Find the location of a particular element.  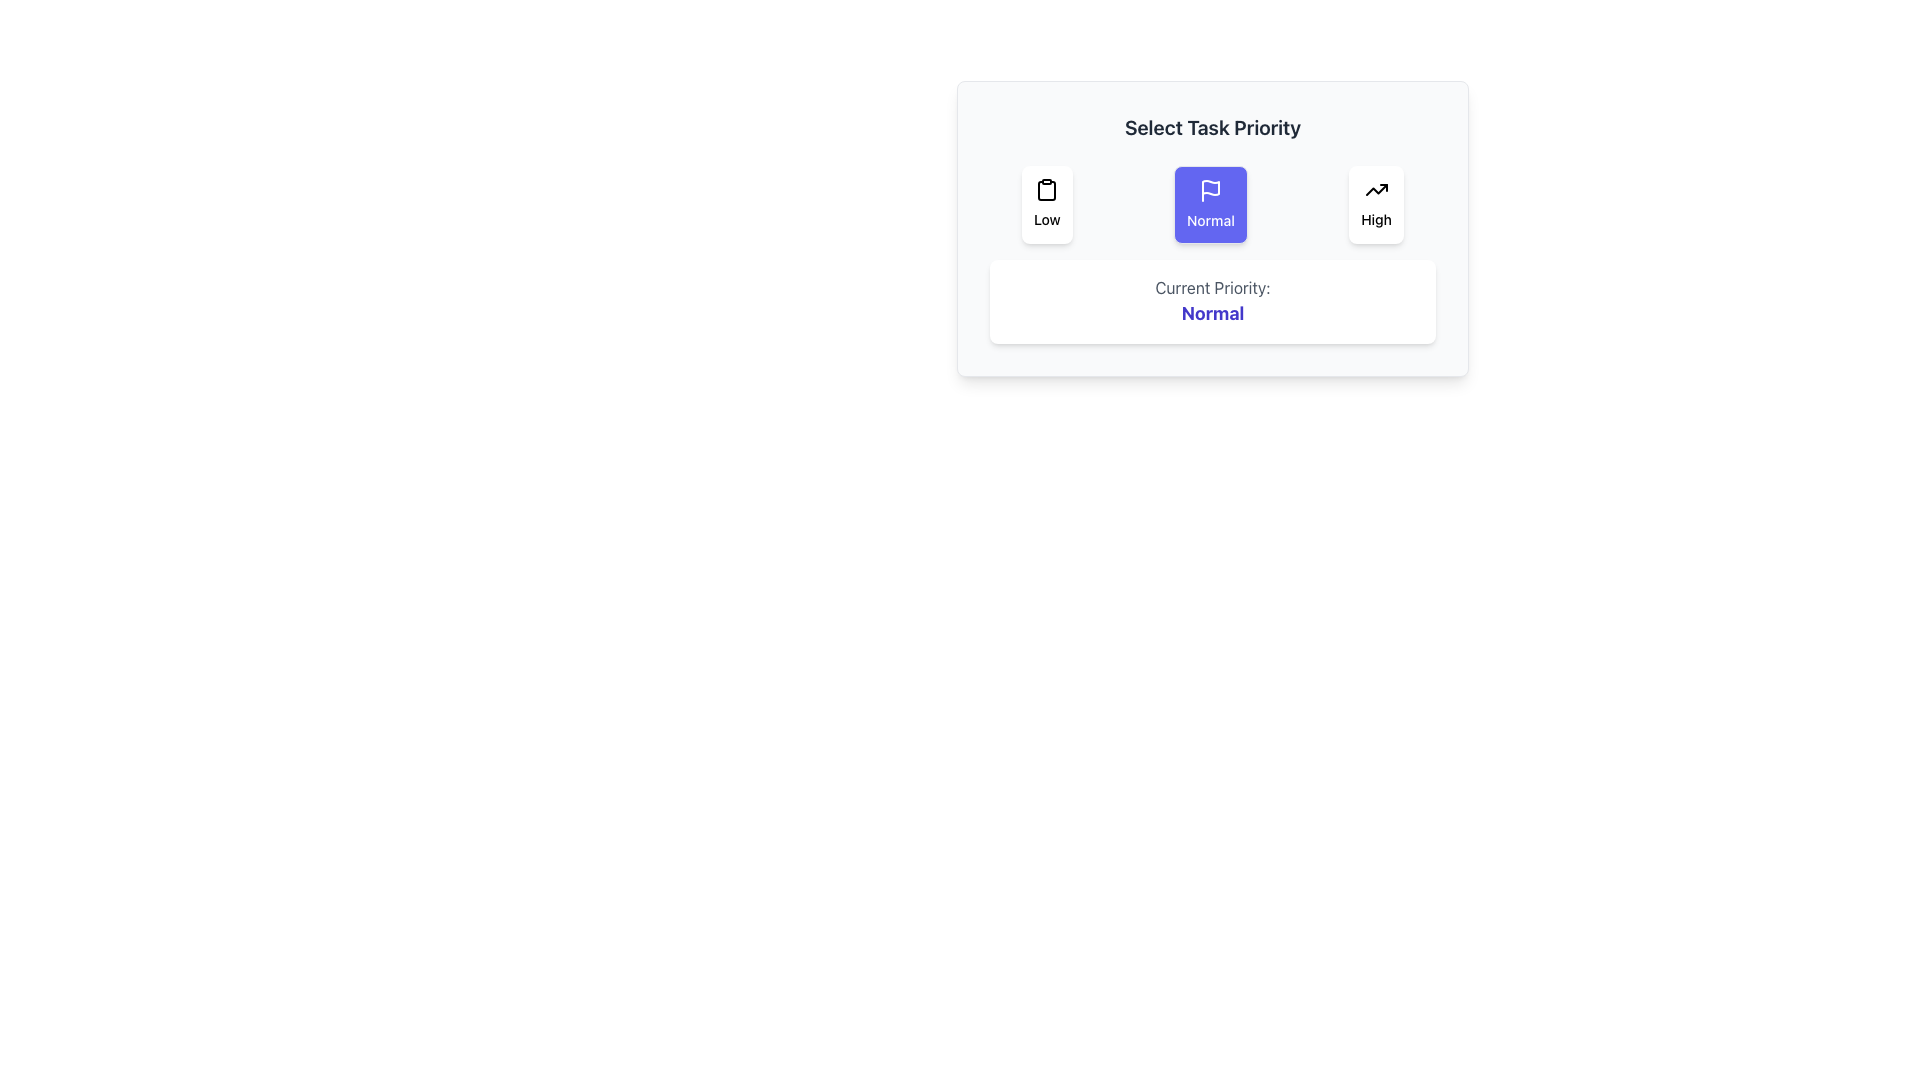

the third button from the left in the horizontal row, which has a white background, rounded corners, and contains an upward trending line icon with the text 'High' below it is located at coordinates (1375, 204).